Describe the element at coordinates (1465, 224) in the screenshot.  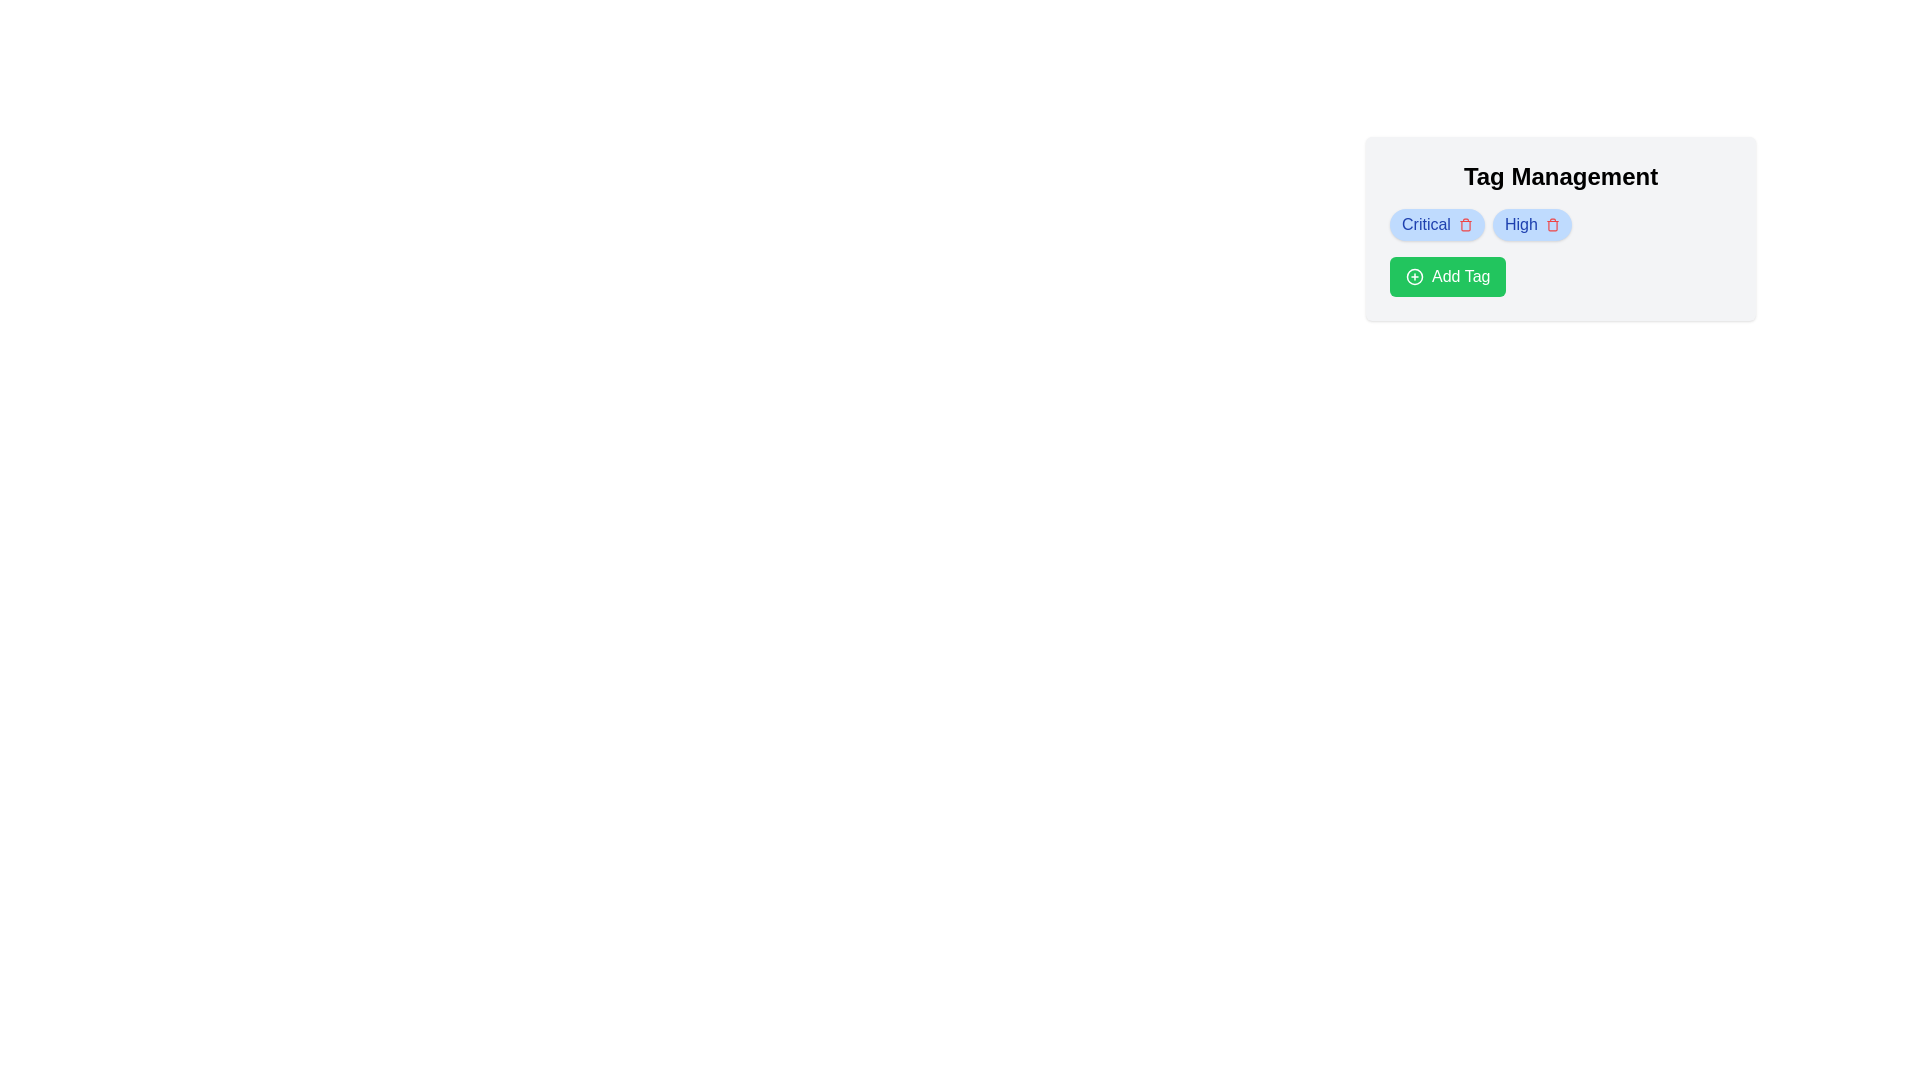
I see `the red trash icon button located to the right of the 'Critical' text in the Tag Management section to observe the color change upon interaction` at that location.